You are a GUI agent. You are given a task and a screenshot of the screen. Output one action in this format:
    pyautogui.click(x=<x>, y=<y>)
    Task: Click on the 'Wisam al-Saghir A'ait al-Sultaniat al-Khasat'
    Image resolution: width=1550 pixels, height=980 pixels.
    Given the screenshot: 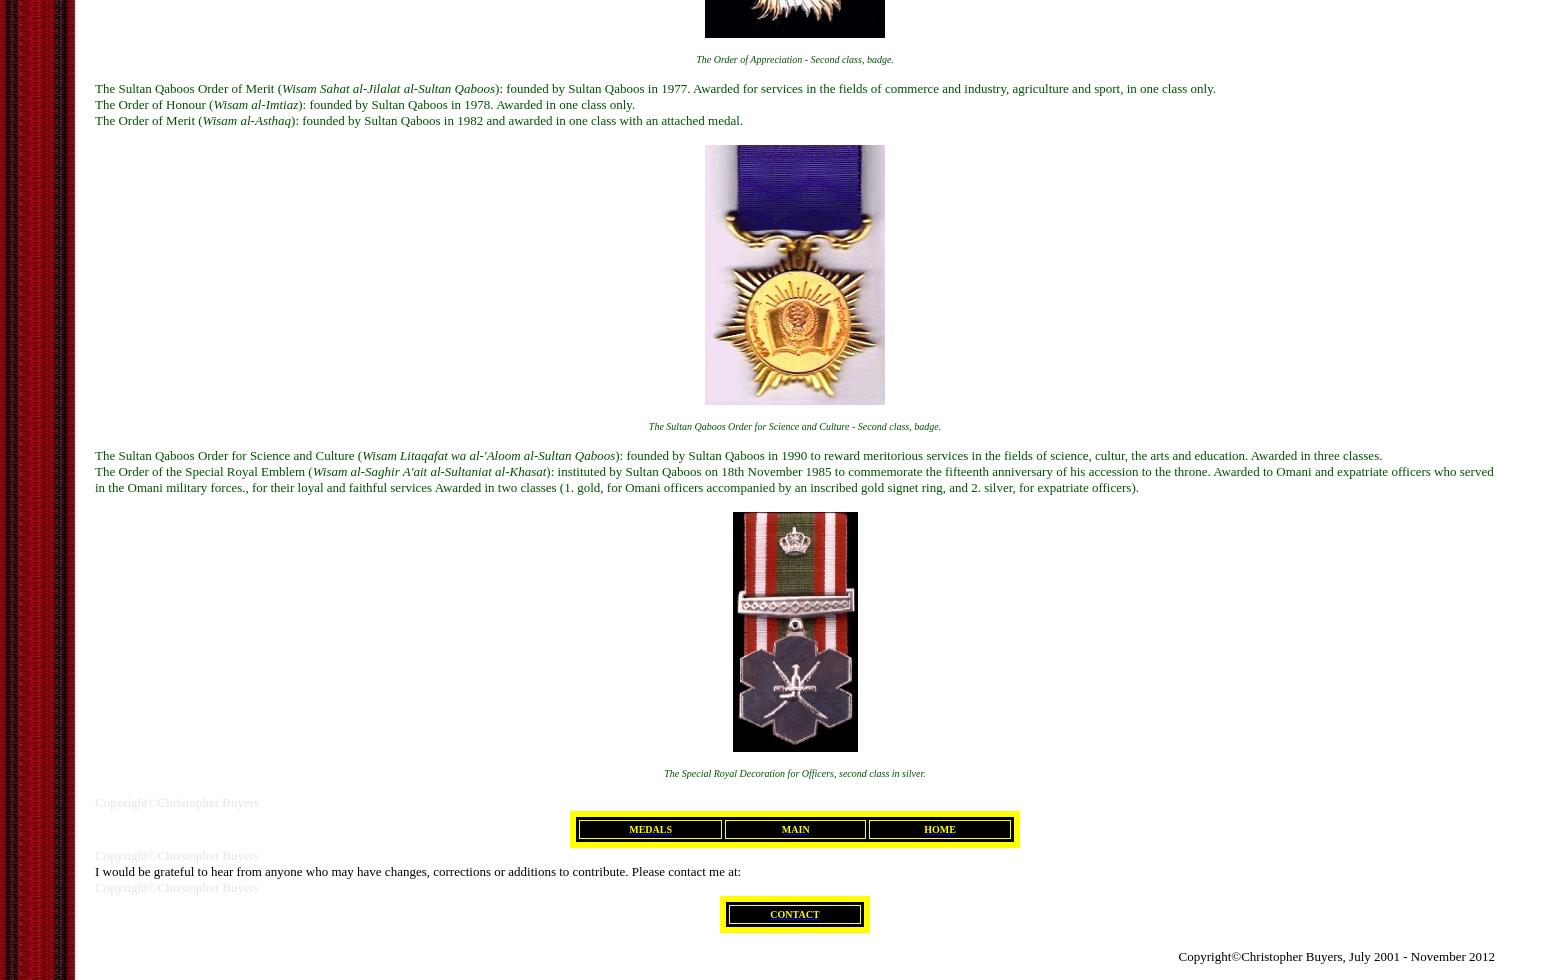 What is the action you would take?
    pyautogui.click(x=311, y=470)
    